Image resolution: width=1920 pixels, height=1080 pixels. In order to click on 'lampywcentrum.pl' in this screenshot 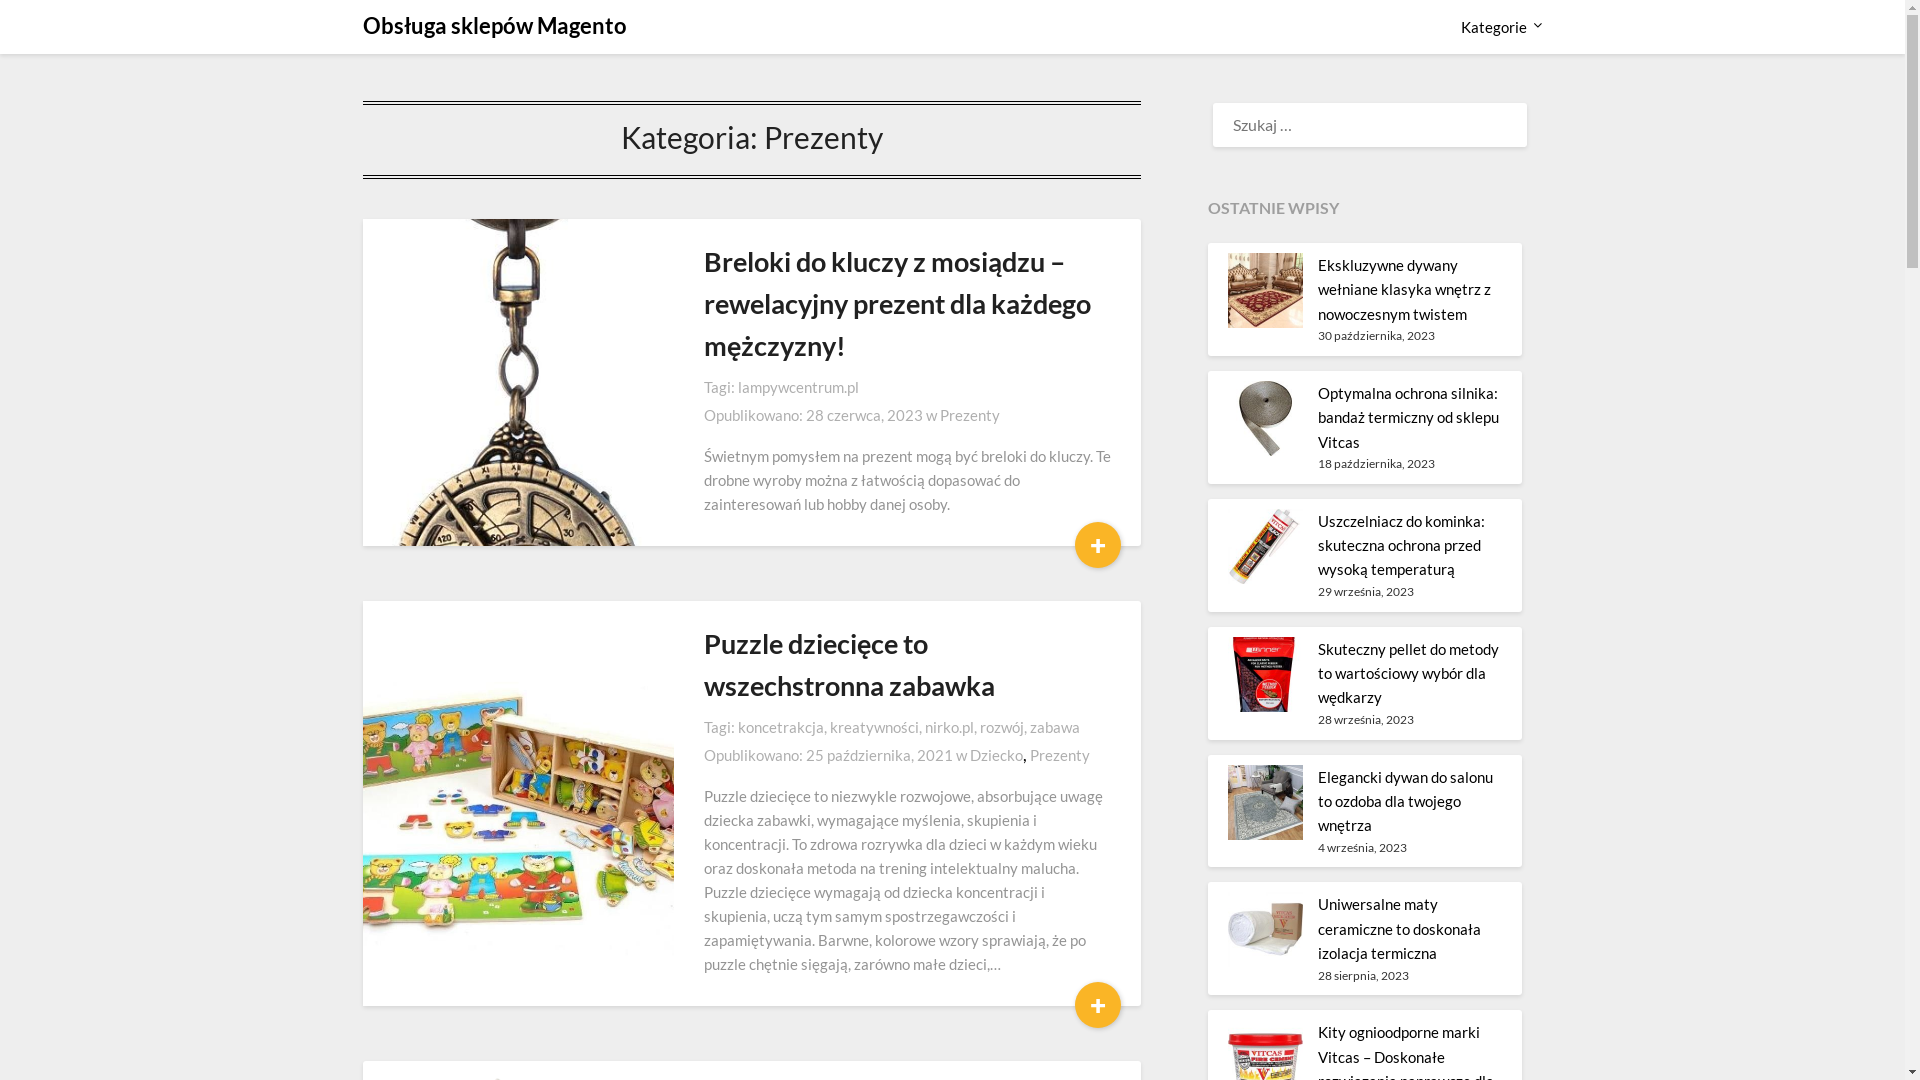, I will do `click(797, 386)`.